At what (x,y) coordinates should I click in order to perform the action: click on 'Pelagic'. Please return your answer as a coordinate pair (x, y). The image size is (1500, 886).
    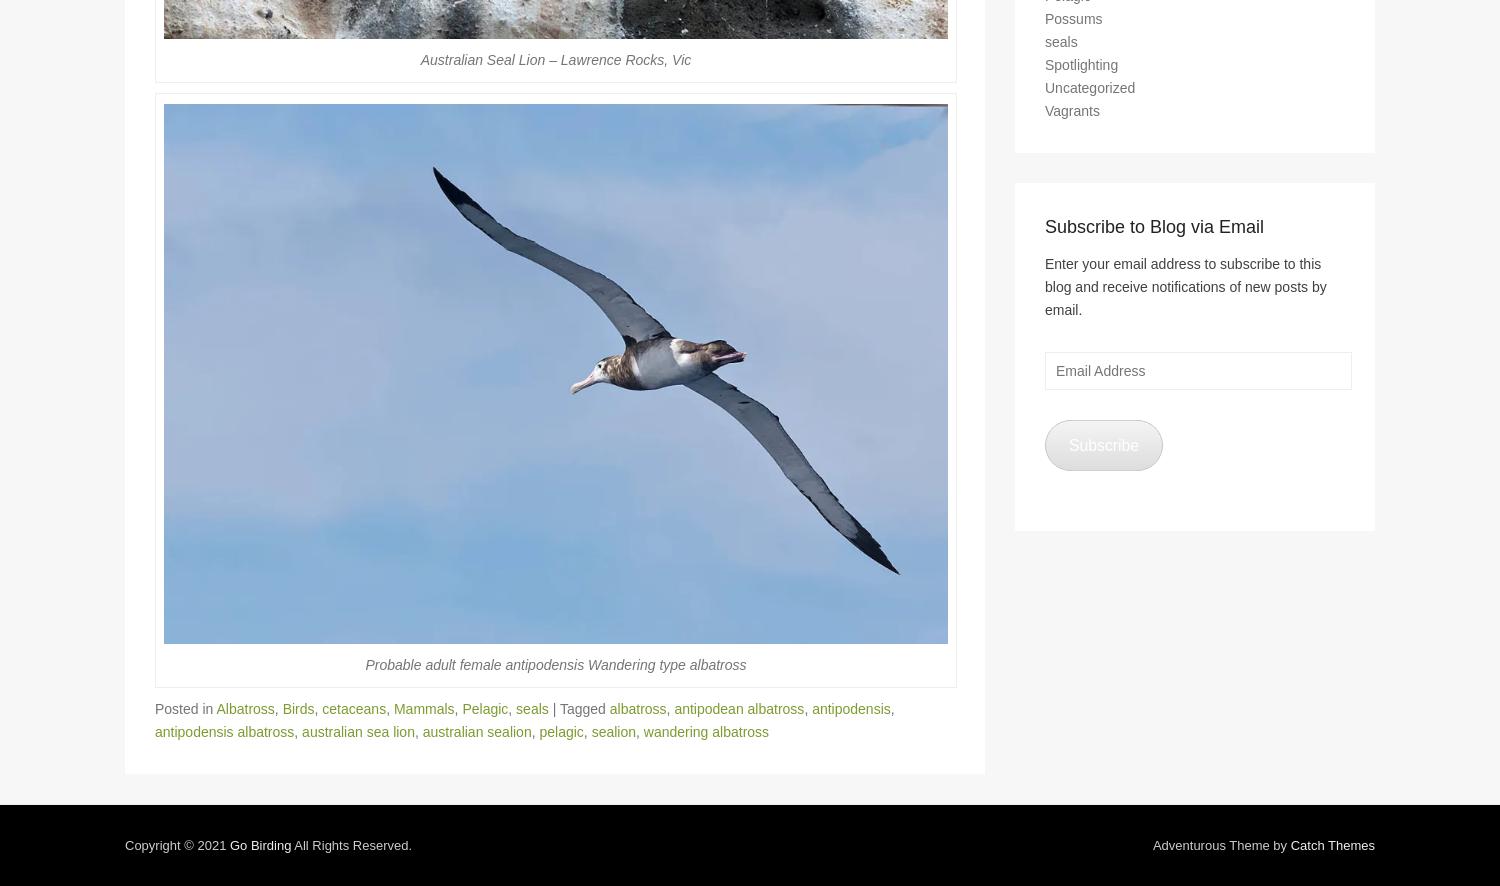
    Looking at the image, I should click on (483, 717).